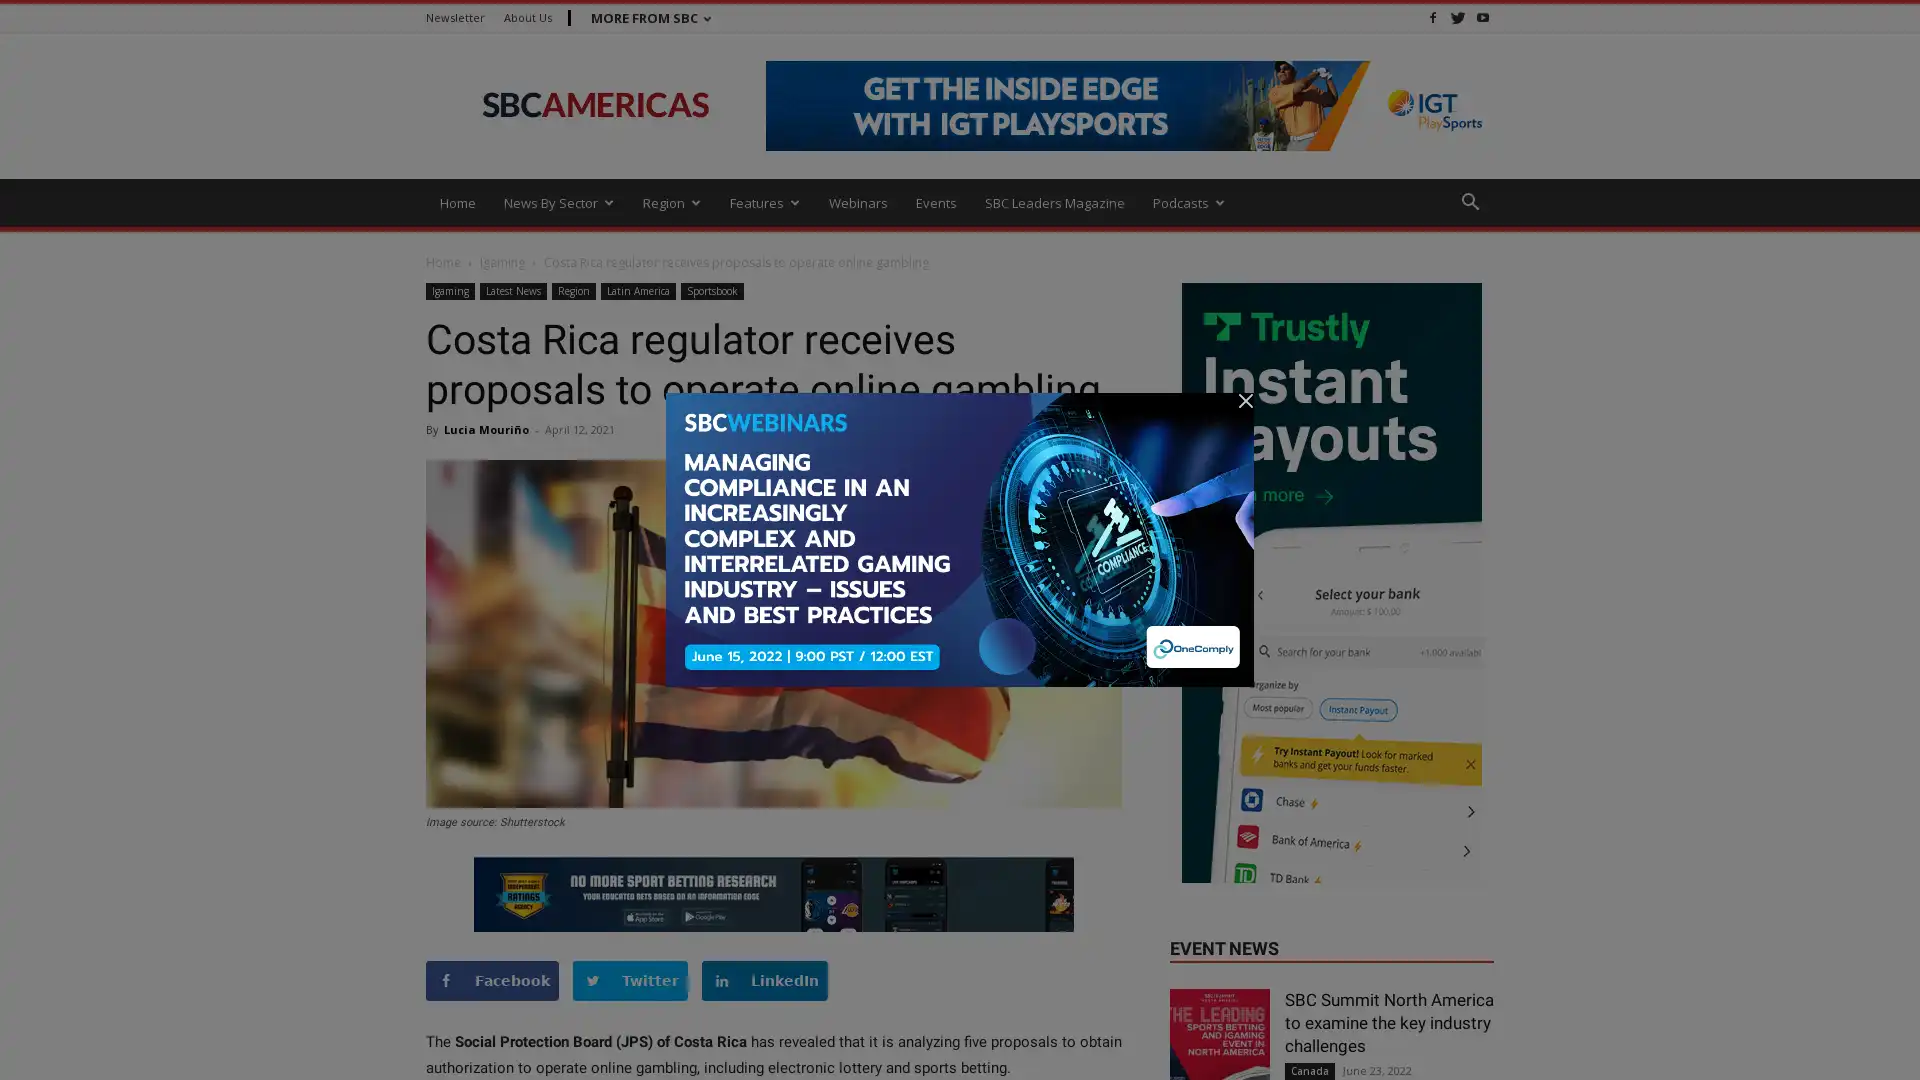 The width and height of the screenshot is (1920, 1080). What do you see at coordinates (1246, 1051) in the screenshot?
I see `GET TICKETS` at bounding box center [1246, 1051].